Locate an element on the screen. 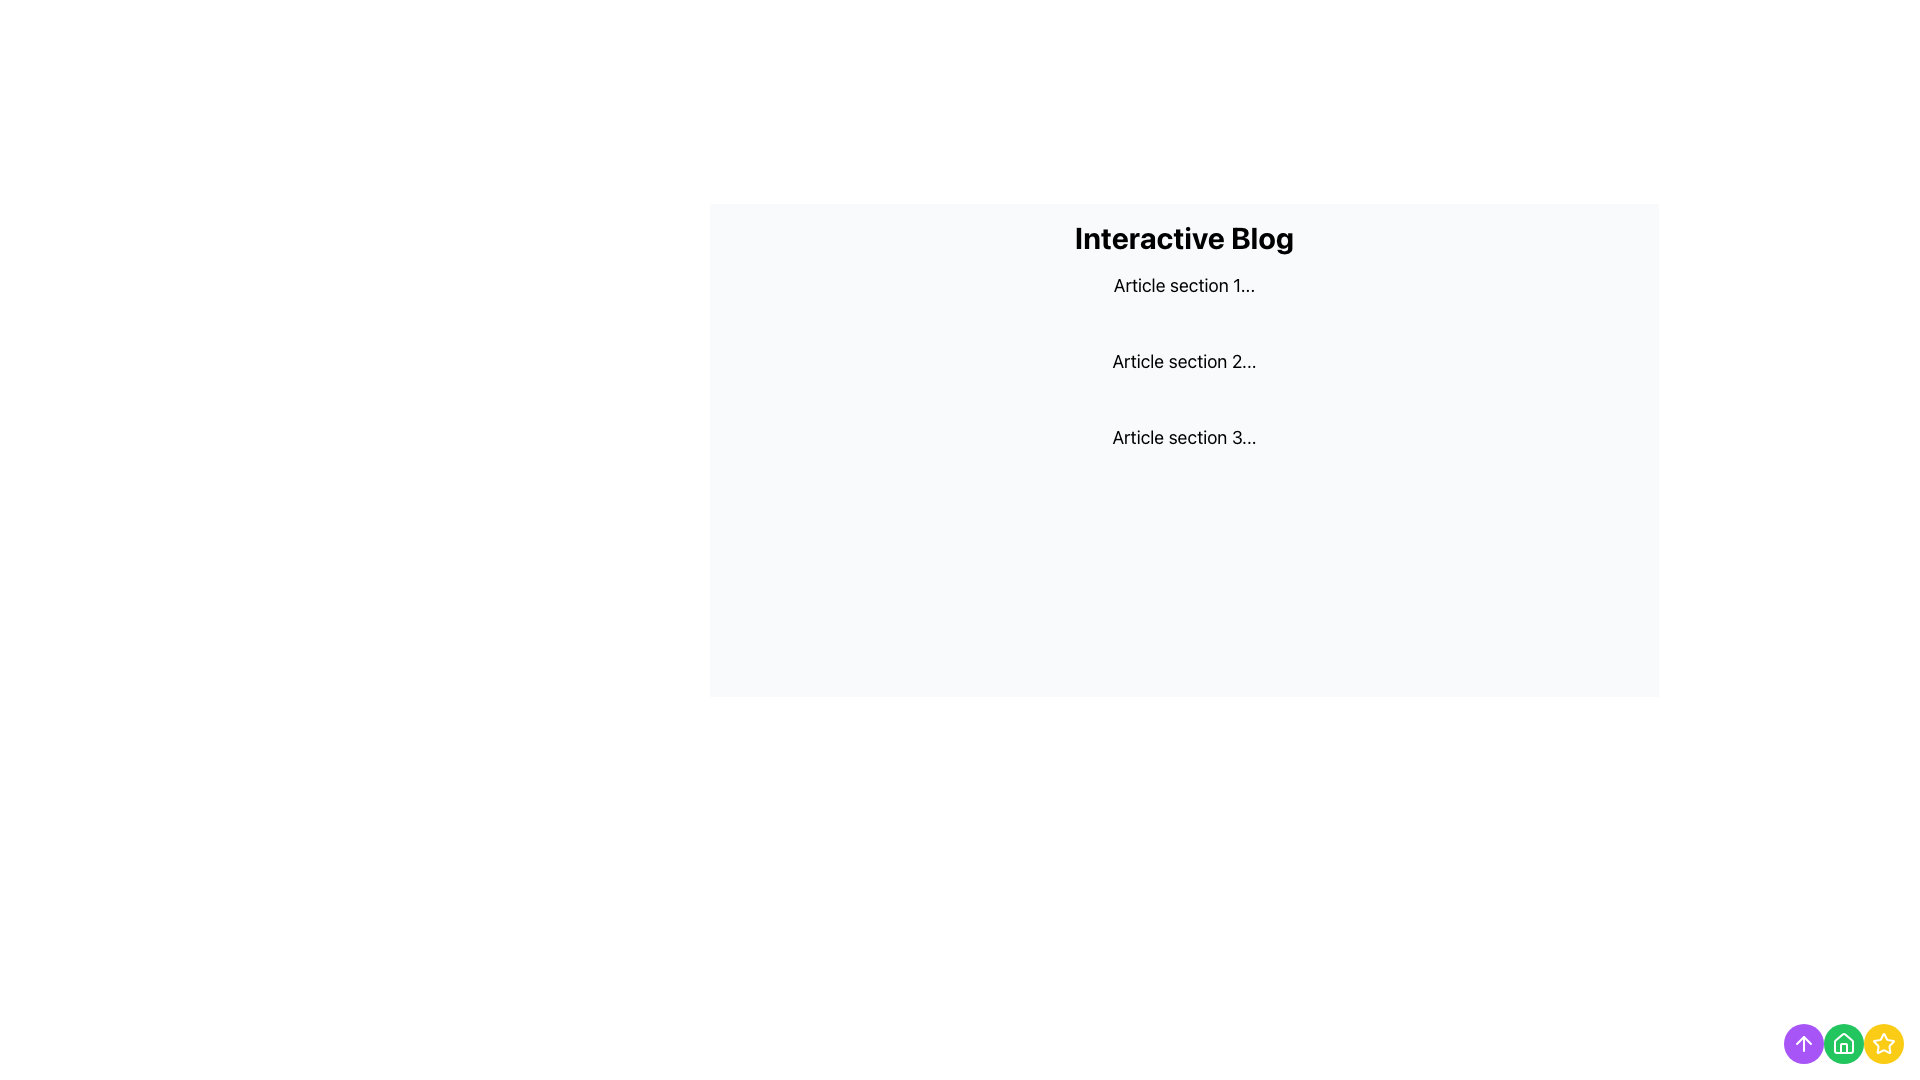 This screenshot has width=1920, height=1080. the text label that categorizes the content, positioned under the section title 'Interactive Blog' is located at coordinates (1184, 285).